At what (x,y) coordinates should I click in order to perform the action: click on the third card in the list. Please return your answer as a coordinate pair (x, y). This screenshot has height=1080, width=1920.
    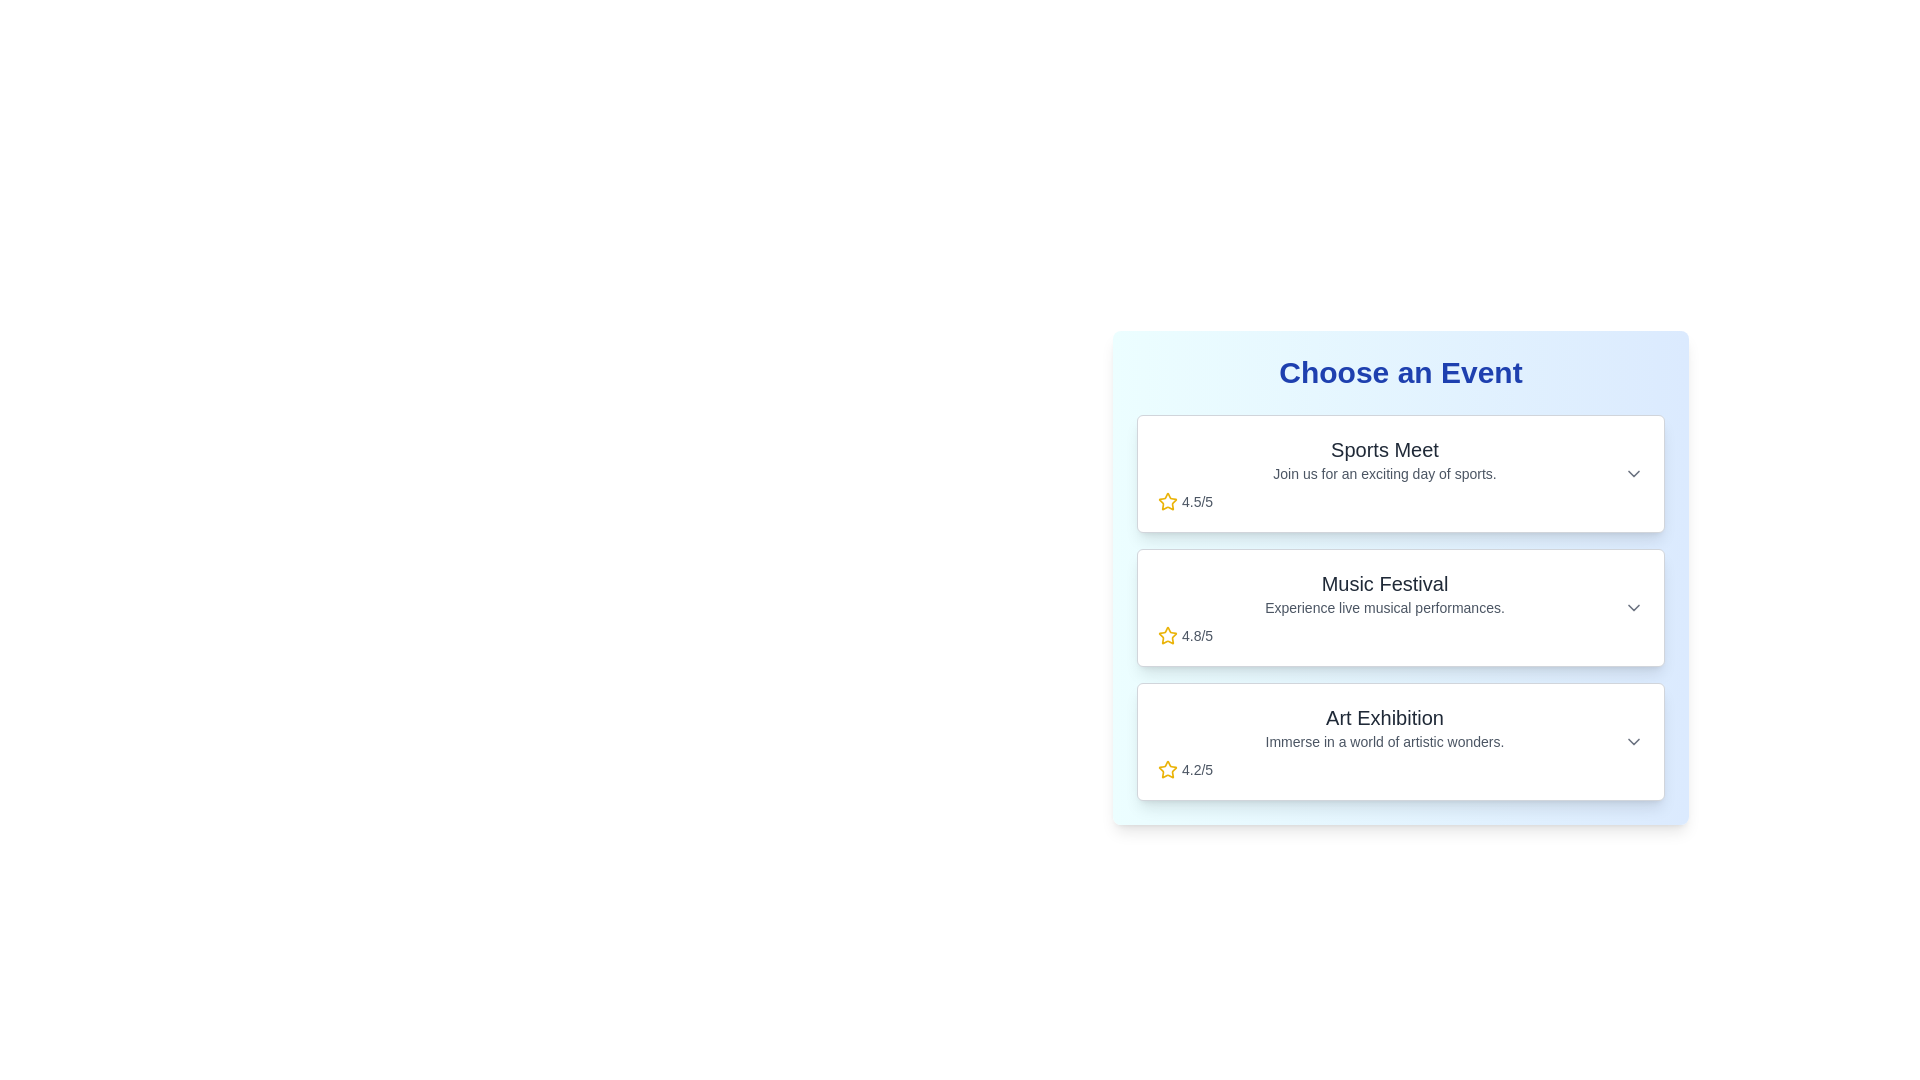
    Looking at the image, I should click on (1400, 741).